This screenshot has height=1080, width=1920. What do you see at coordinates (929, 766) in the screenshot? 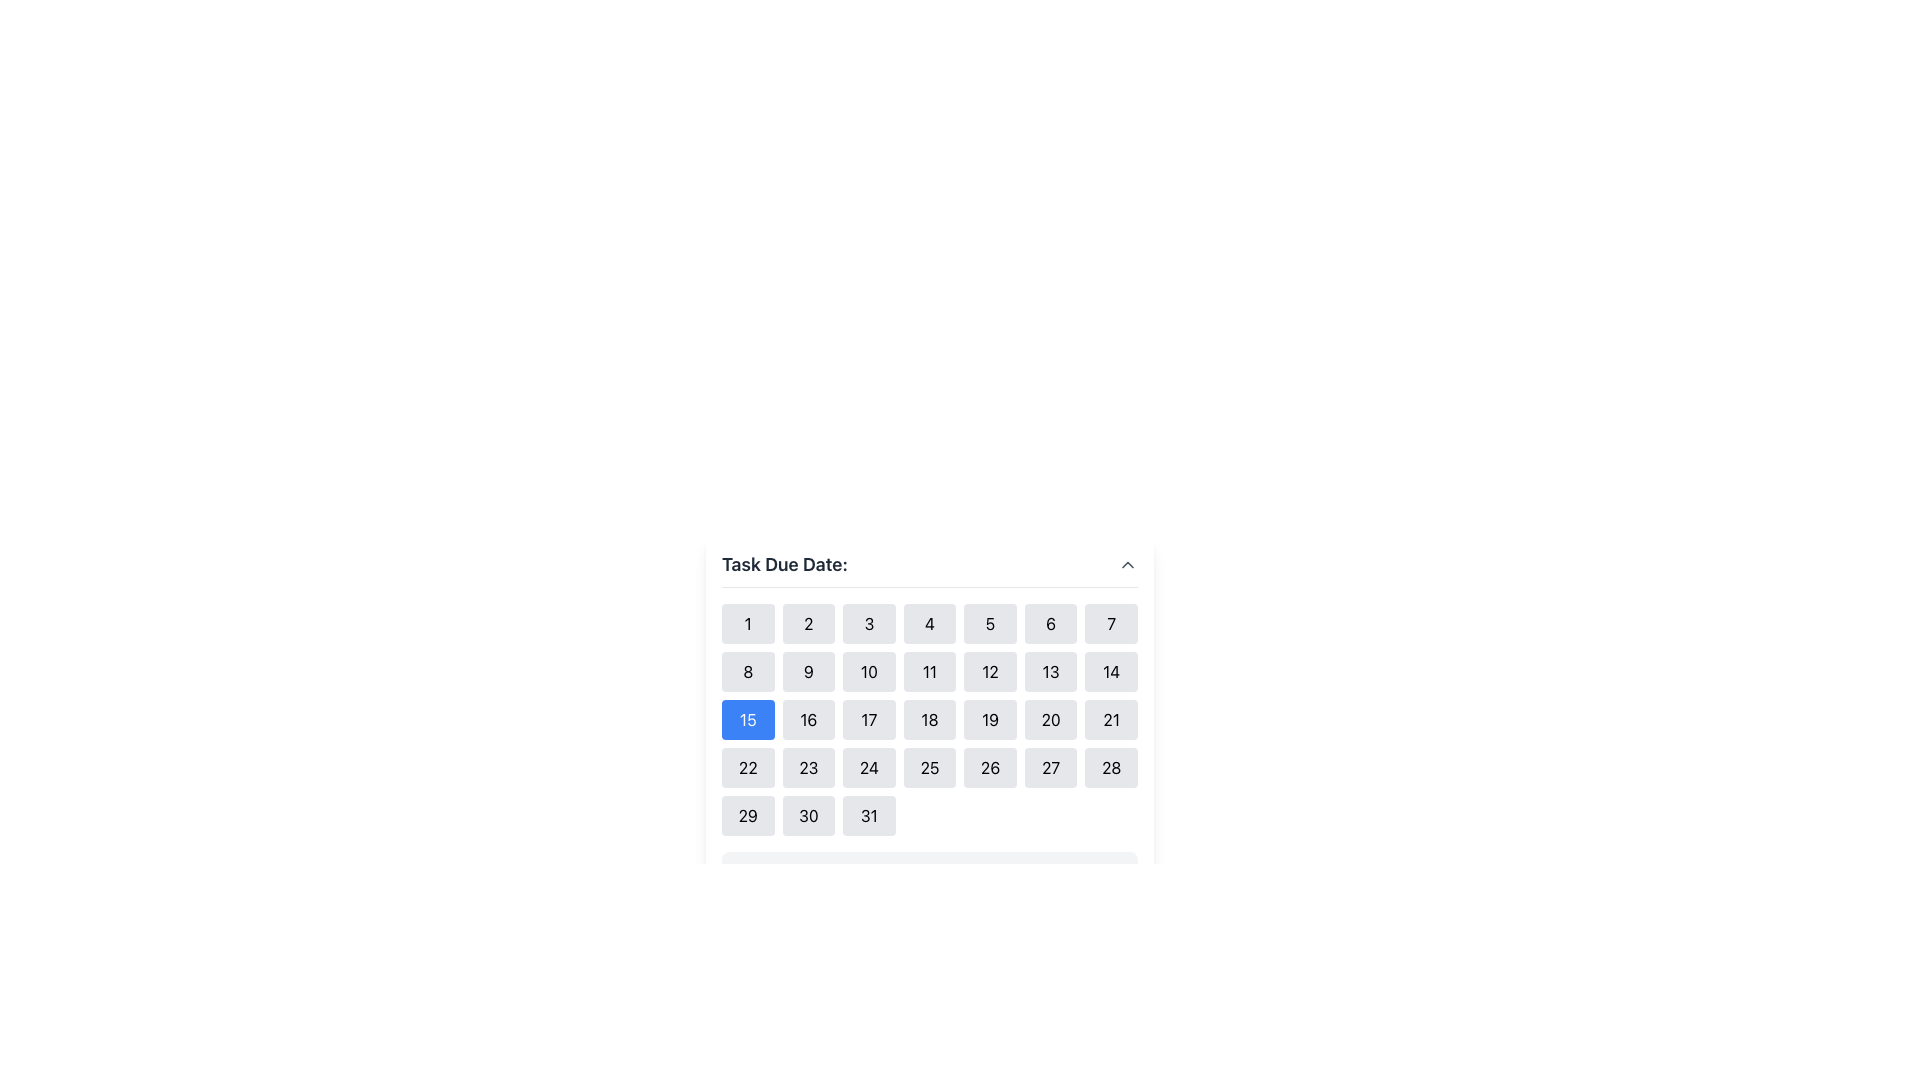
I see `the rectangular button with rounded corners displaying the number '25' to trigger the hover effect` at bounding box center [929, 766].